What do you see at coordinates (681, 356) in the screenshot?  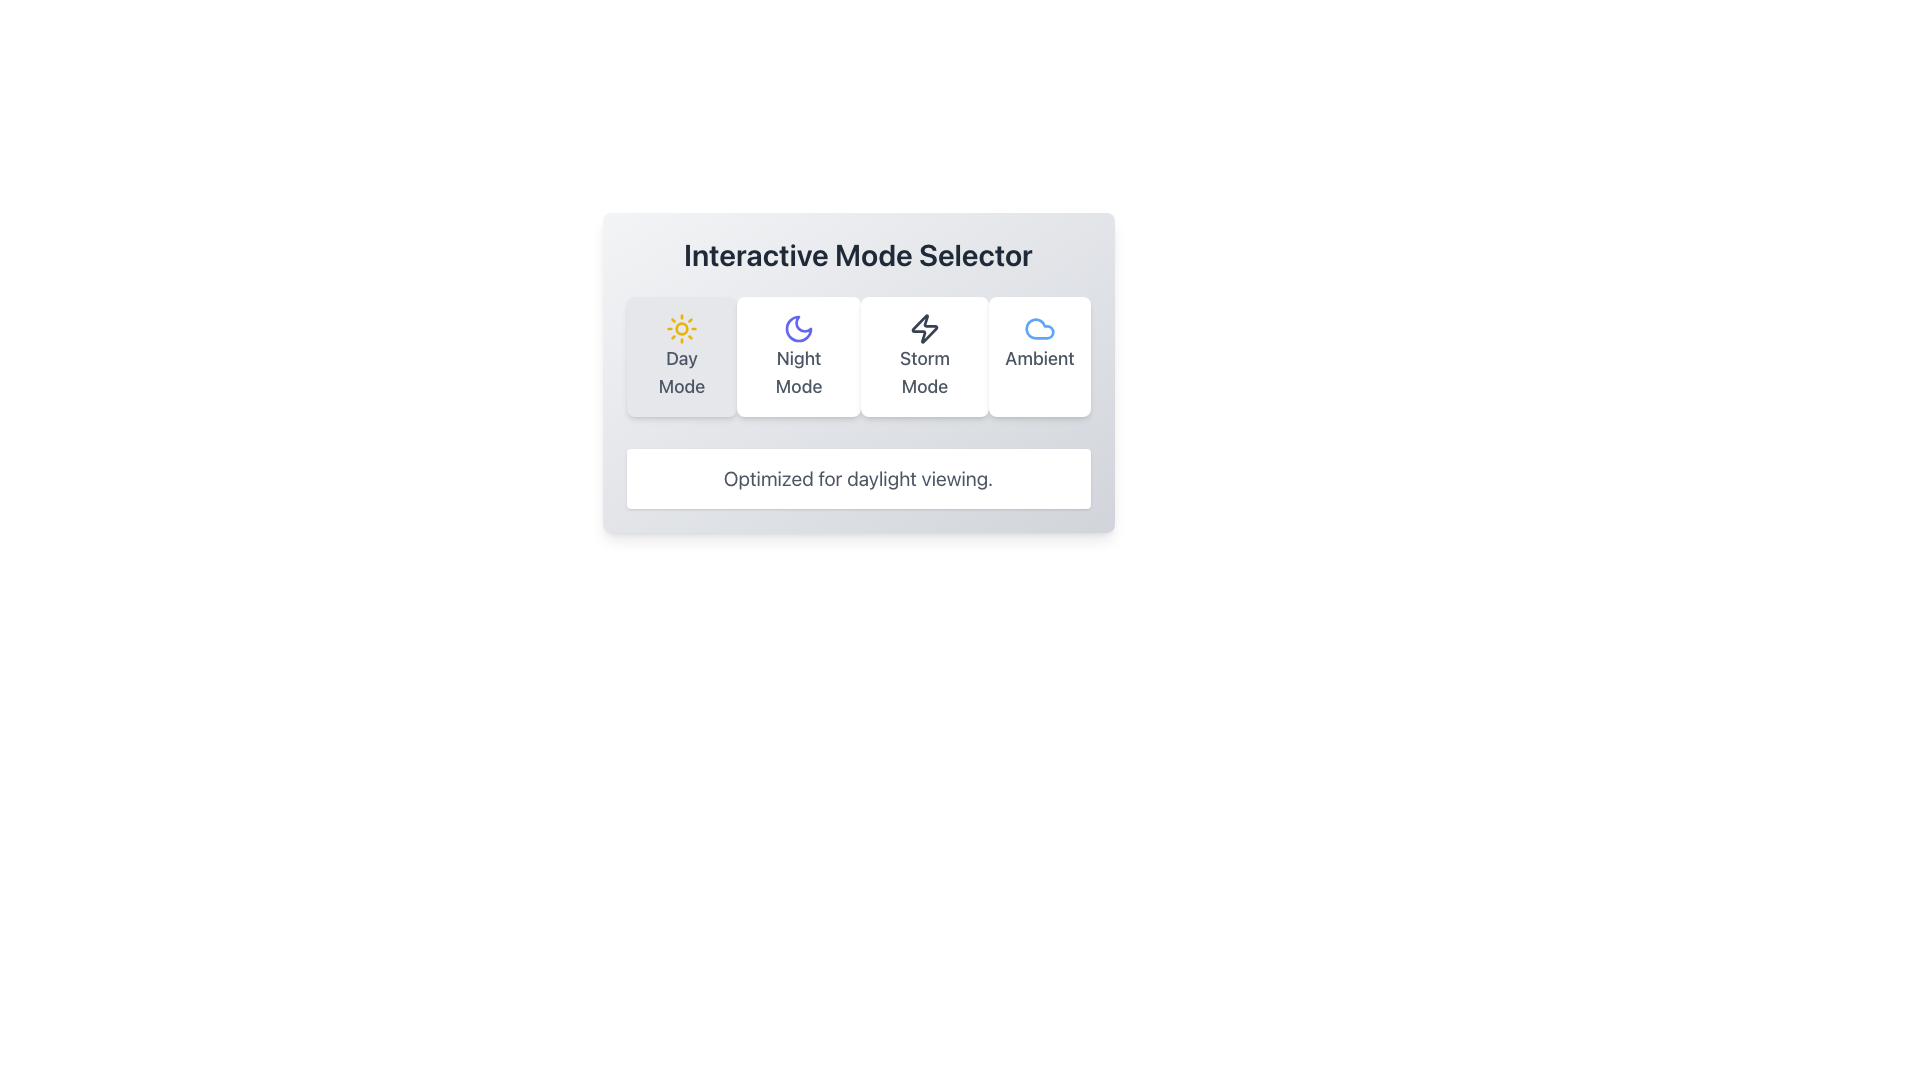 I see `the 'Day Mode' button, which is a rectangular card with a sun icon at the top center and 'Day Mode' text below, to observe the hover effect` at bounding box center [681, 356].